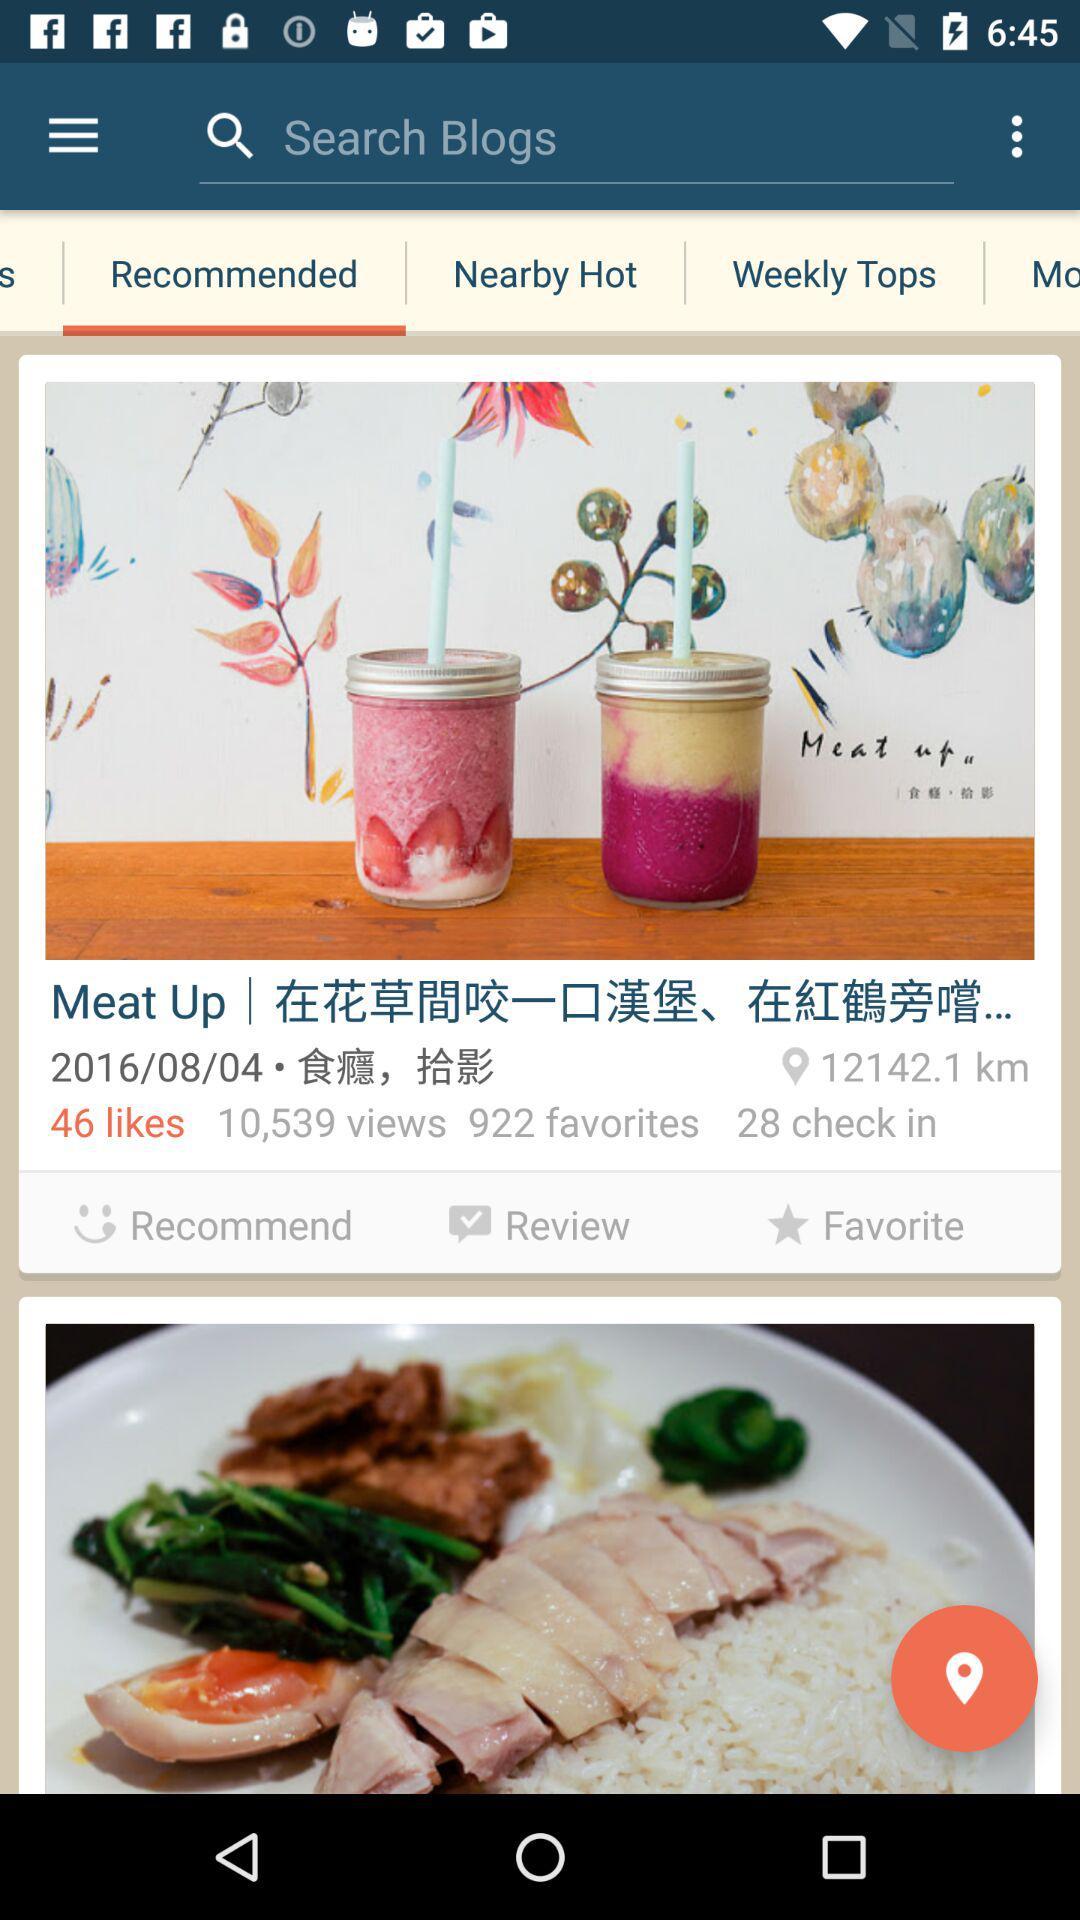 The width and height of the screenshot is (1080, 1920). What do you see at coordinates (545, 272) in the screenshot?
I see `the nearby hot item` at bounding box center [545, 272].